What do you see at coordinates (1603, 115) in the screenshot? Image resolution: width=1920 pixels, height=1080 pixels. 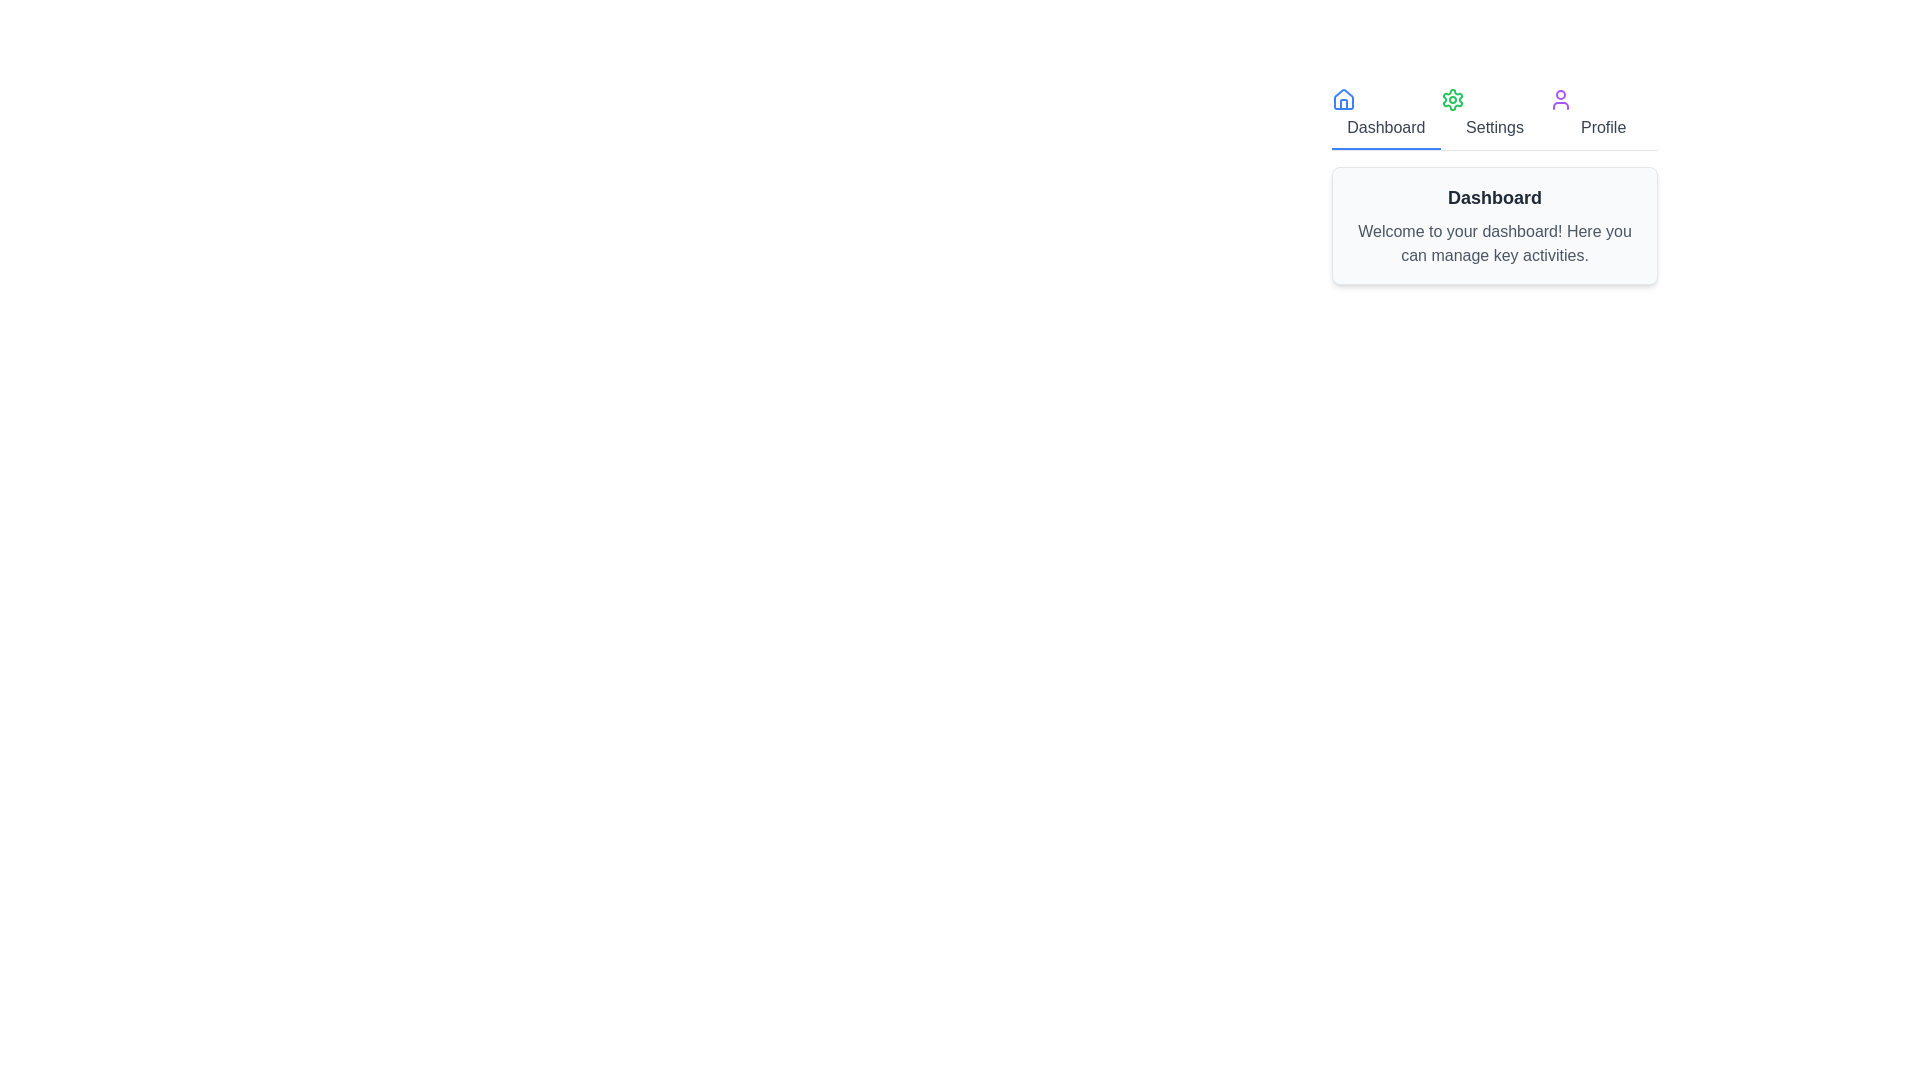 I see `the tab labeled Profile` at bounding box center [1603, 115].